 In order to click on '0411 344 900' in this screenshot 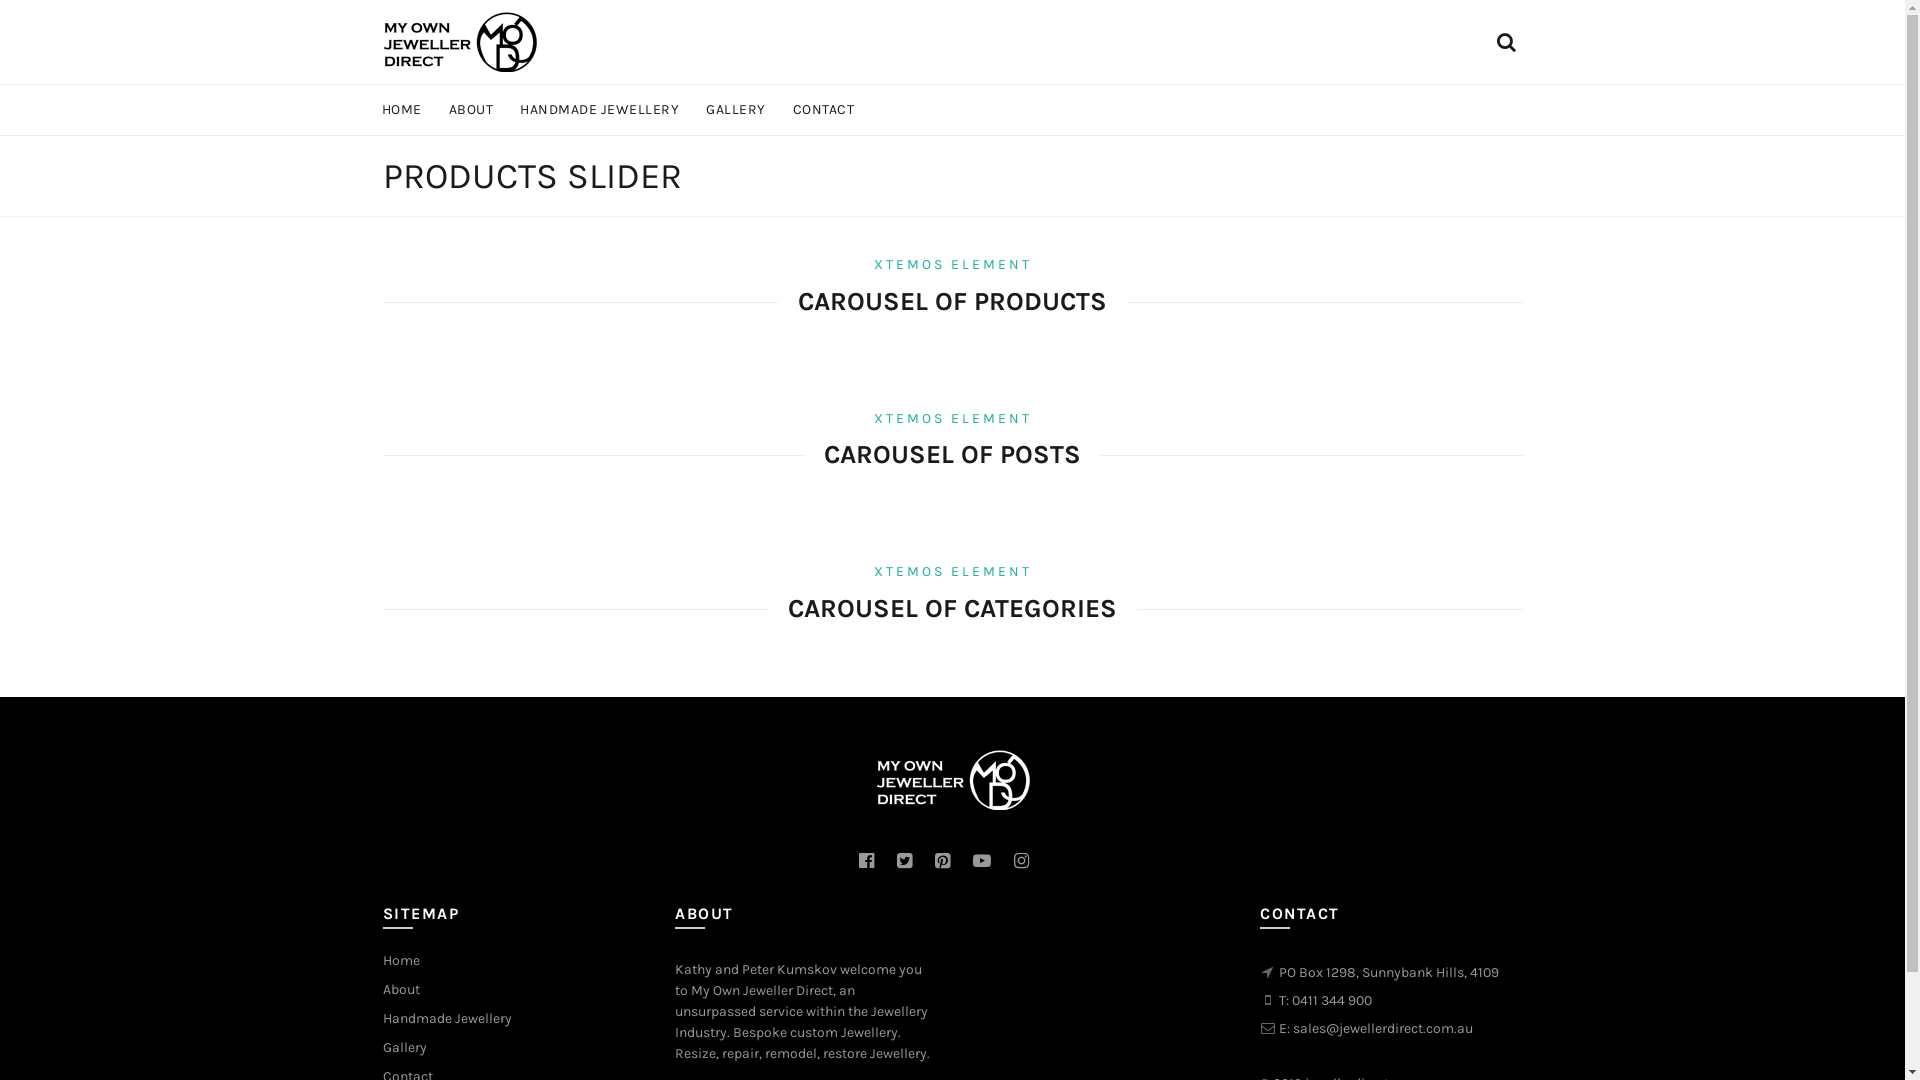, I will do `click(1332, 1000)`.